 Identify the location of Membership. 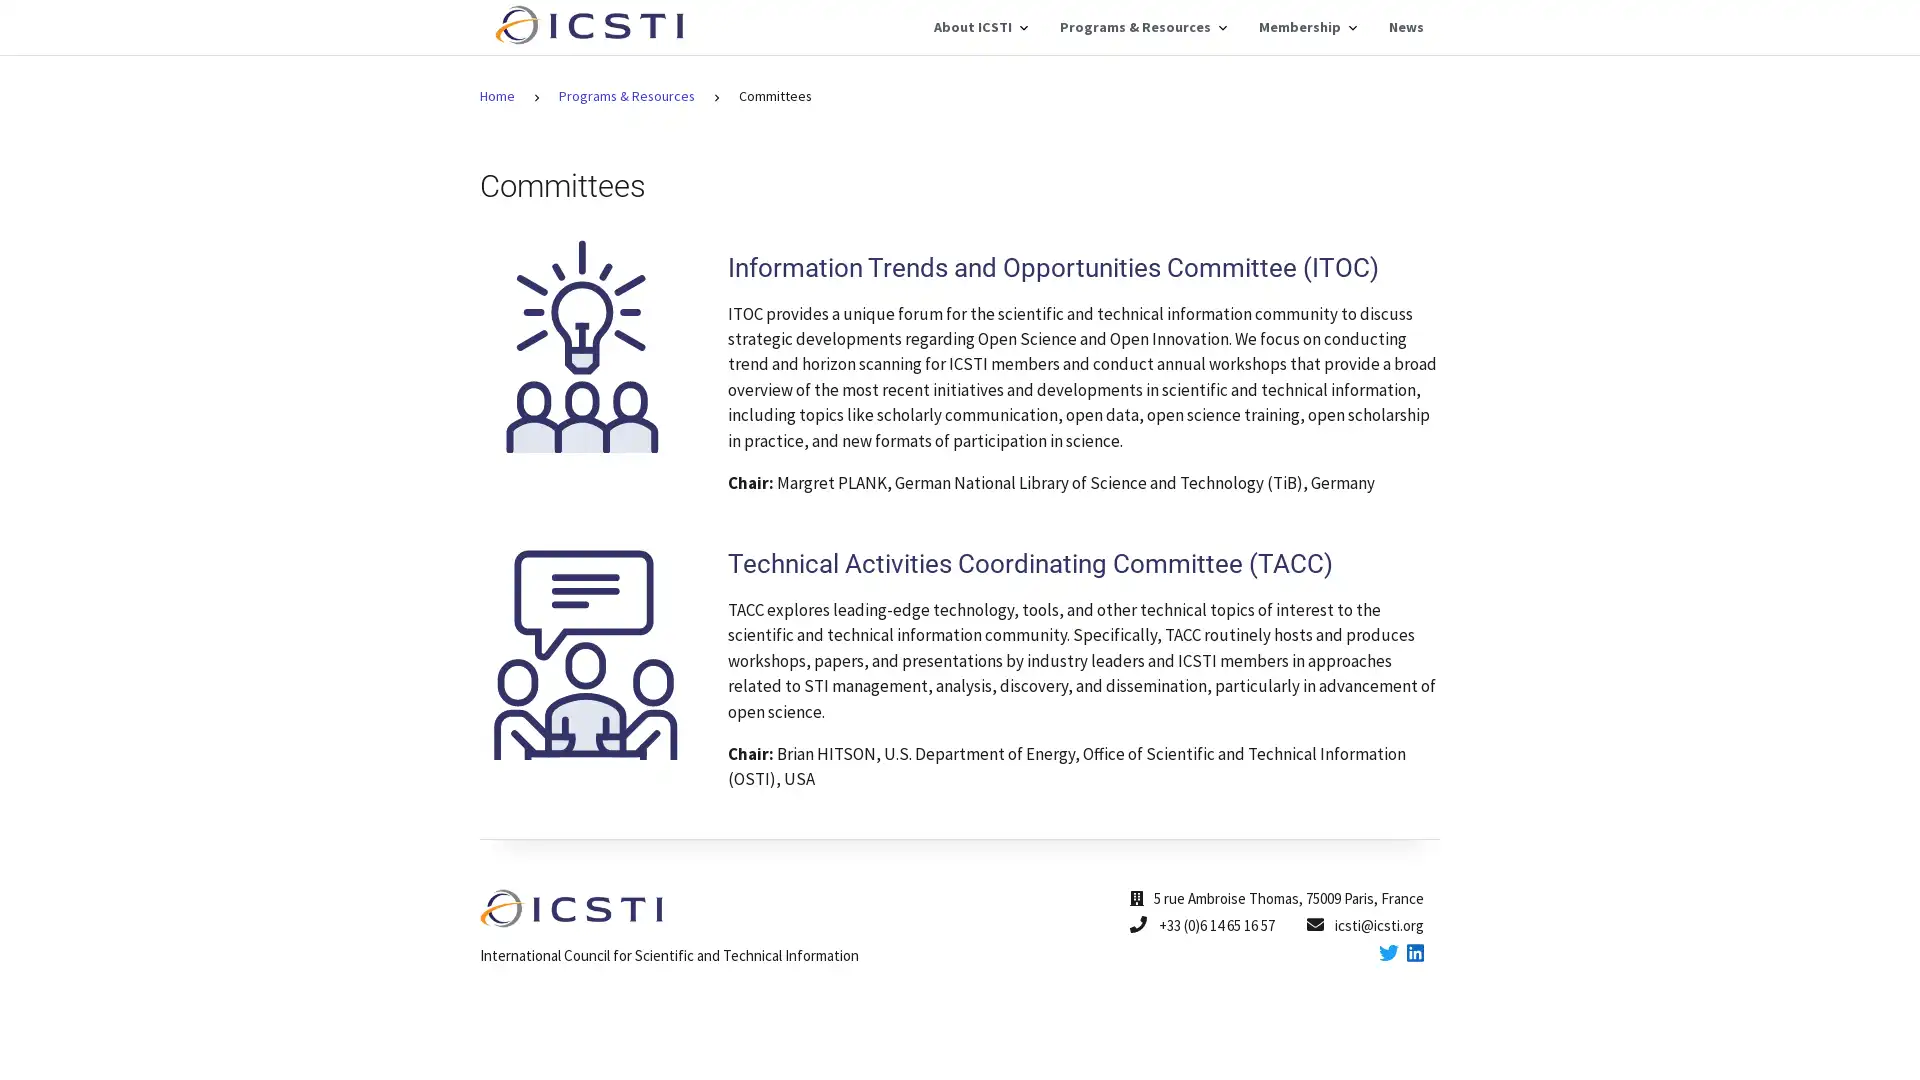
(1307, 27).